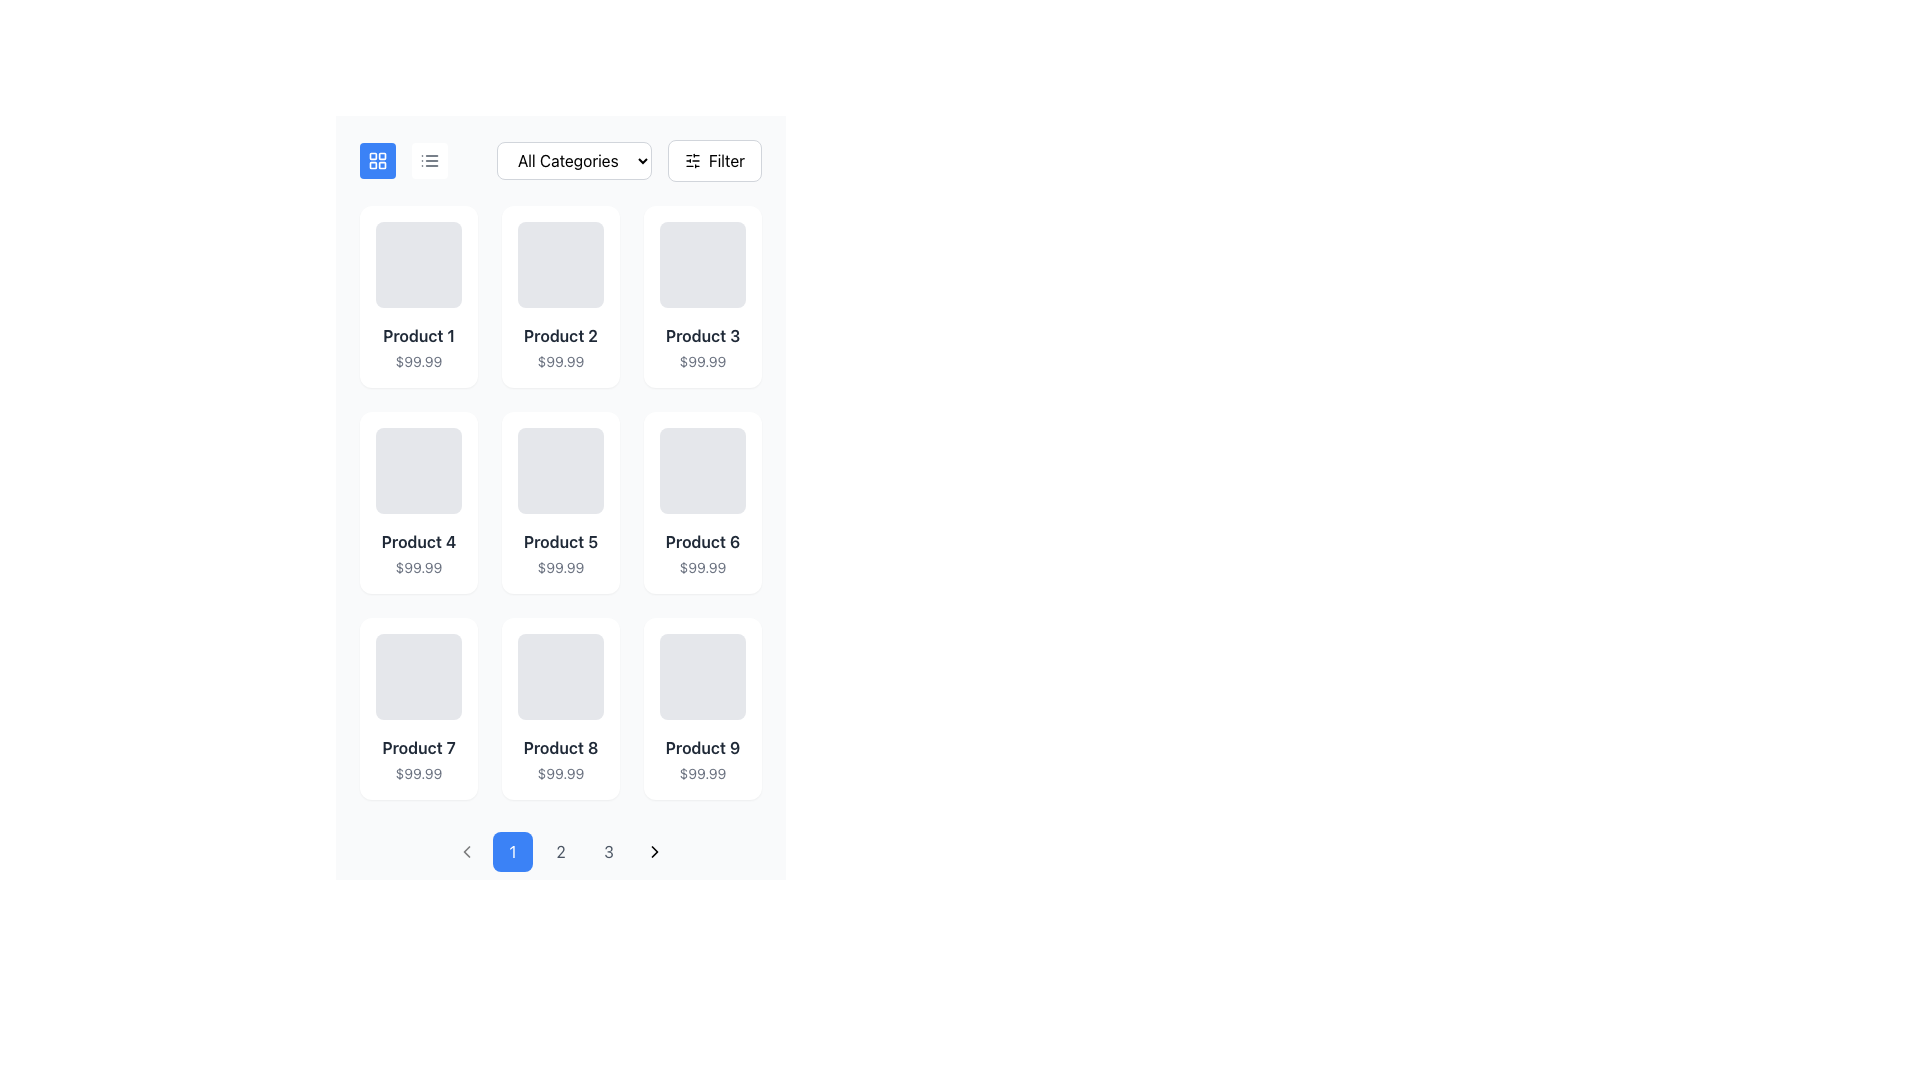 Image resolution: width=1920 pixels, height=1080 pixels. I want to click on the SVG-based arrow icon in the bottom-right corner of the pagination control, so click(654, 852).